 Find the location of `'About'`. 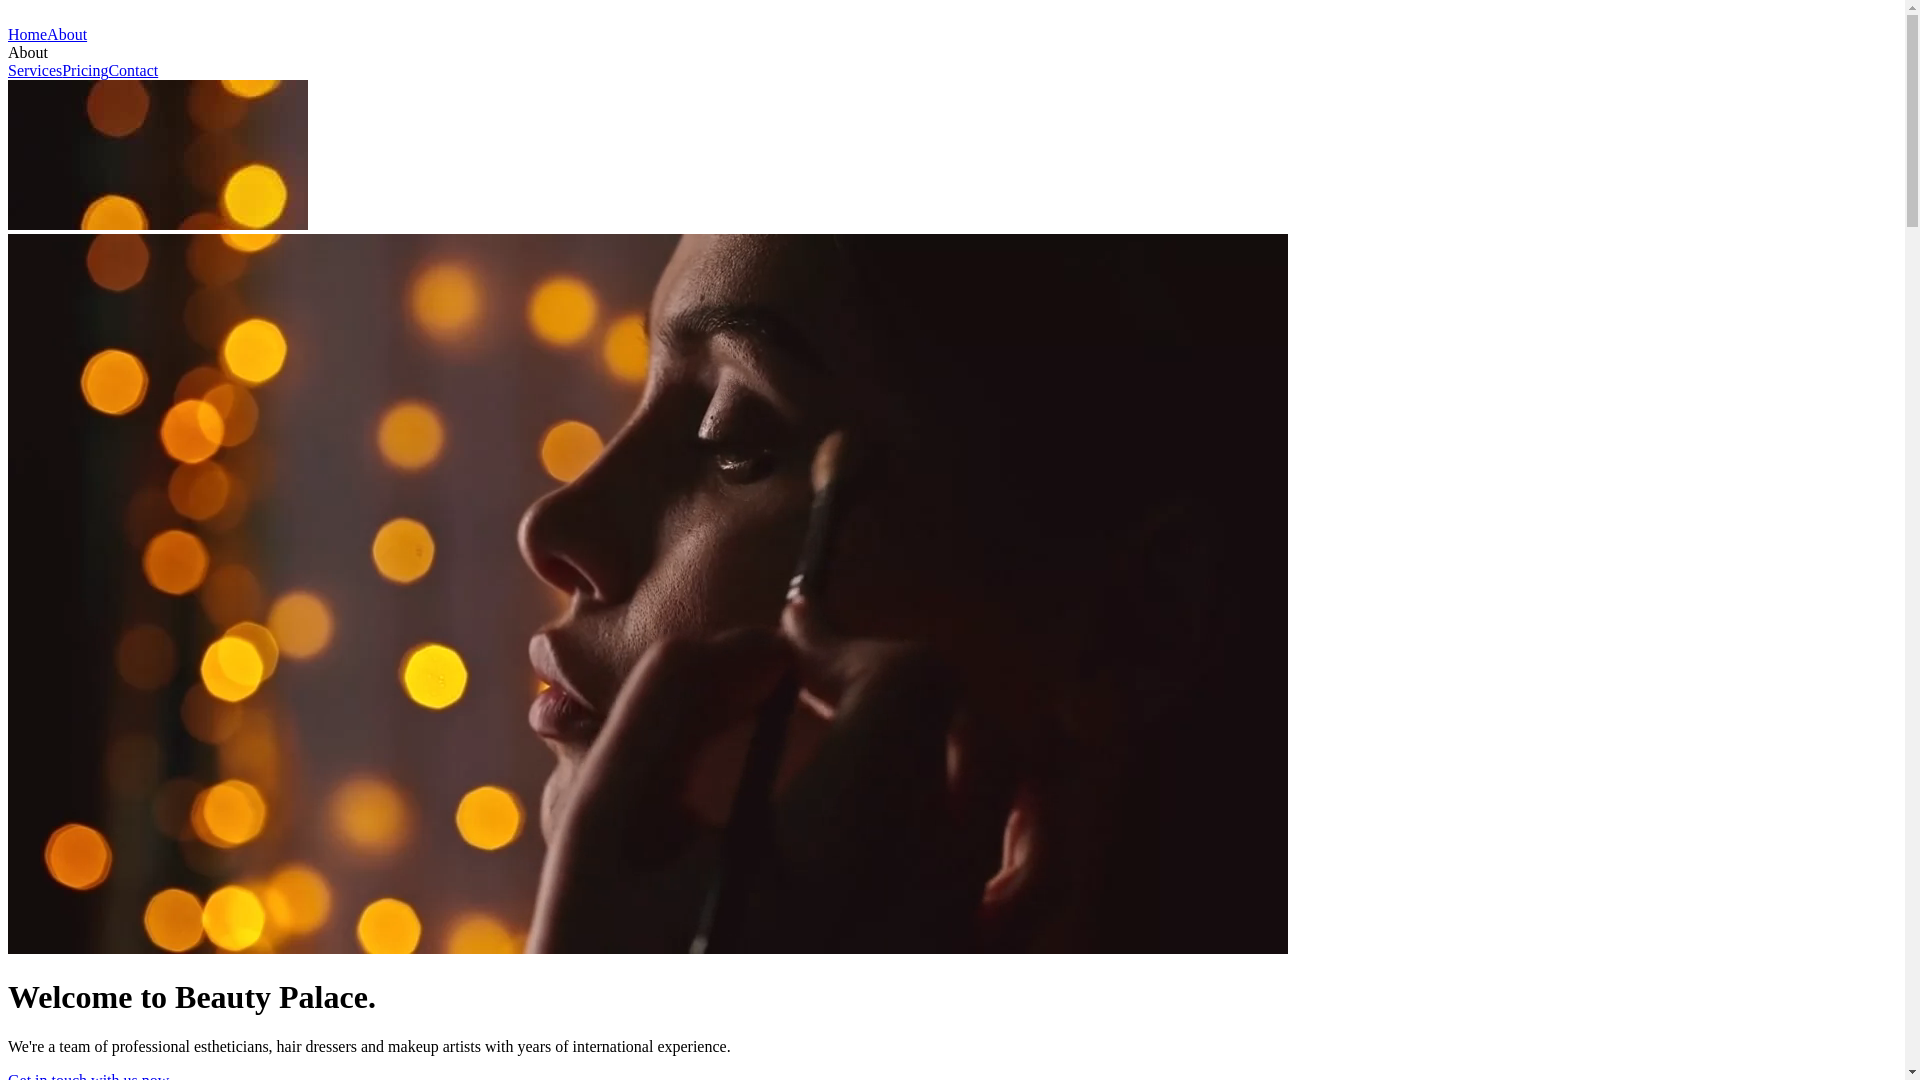

'About' is located at coordinates (67, 34).